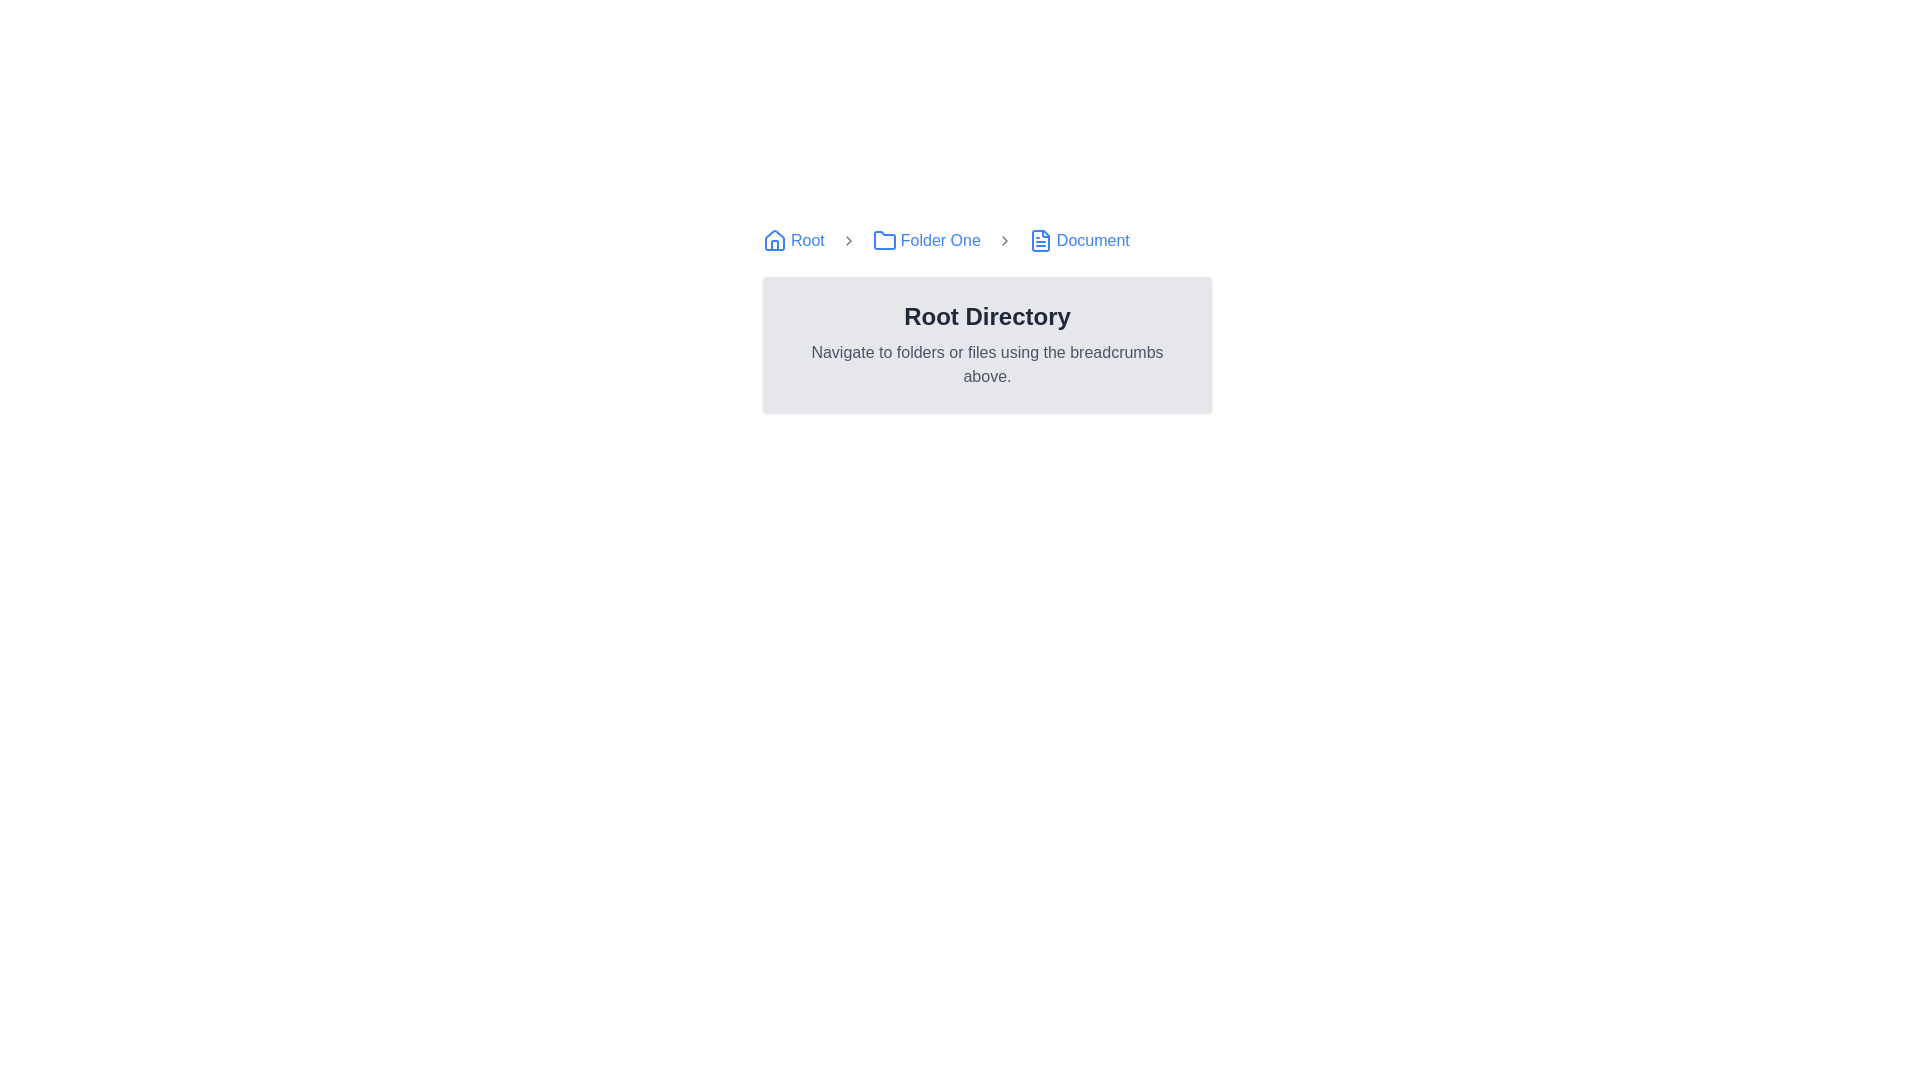 Image resolution: width=1920 pixels, height=1080 pixels. What do you see at coordinates (773, 244) in the screenshot?
I see `the decorative door element of the house icon located at the far-left of the breadcrumb navigation bar, which enhances the clarity of the icon representing a household or starting point` at bounding box center [773, 244].